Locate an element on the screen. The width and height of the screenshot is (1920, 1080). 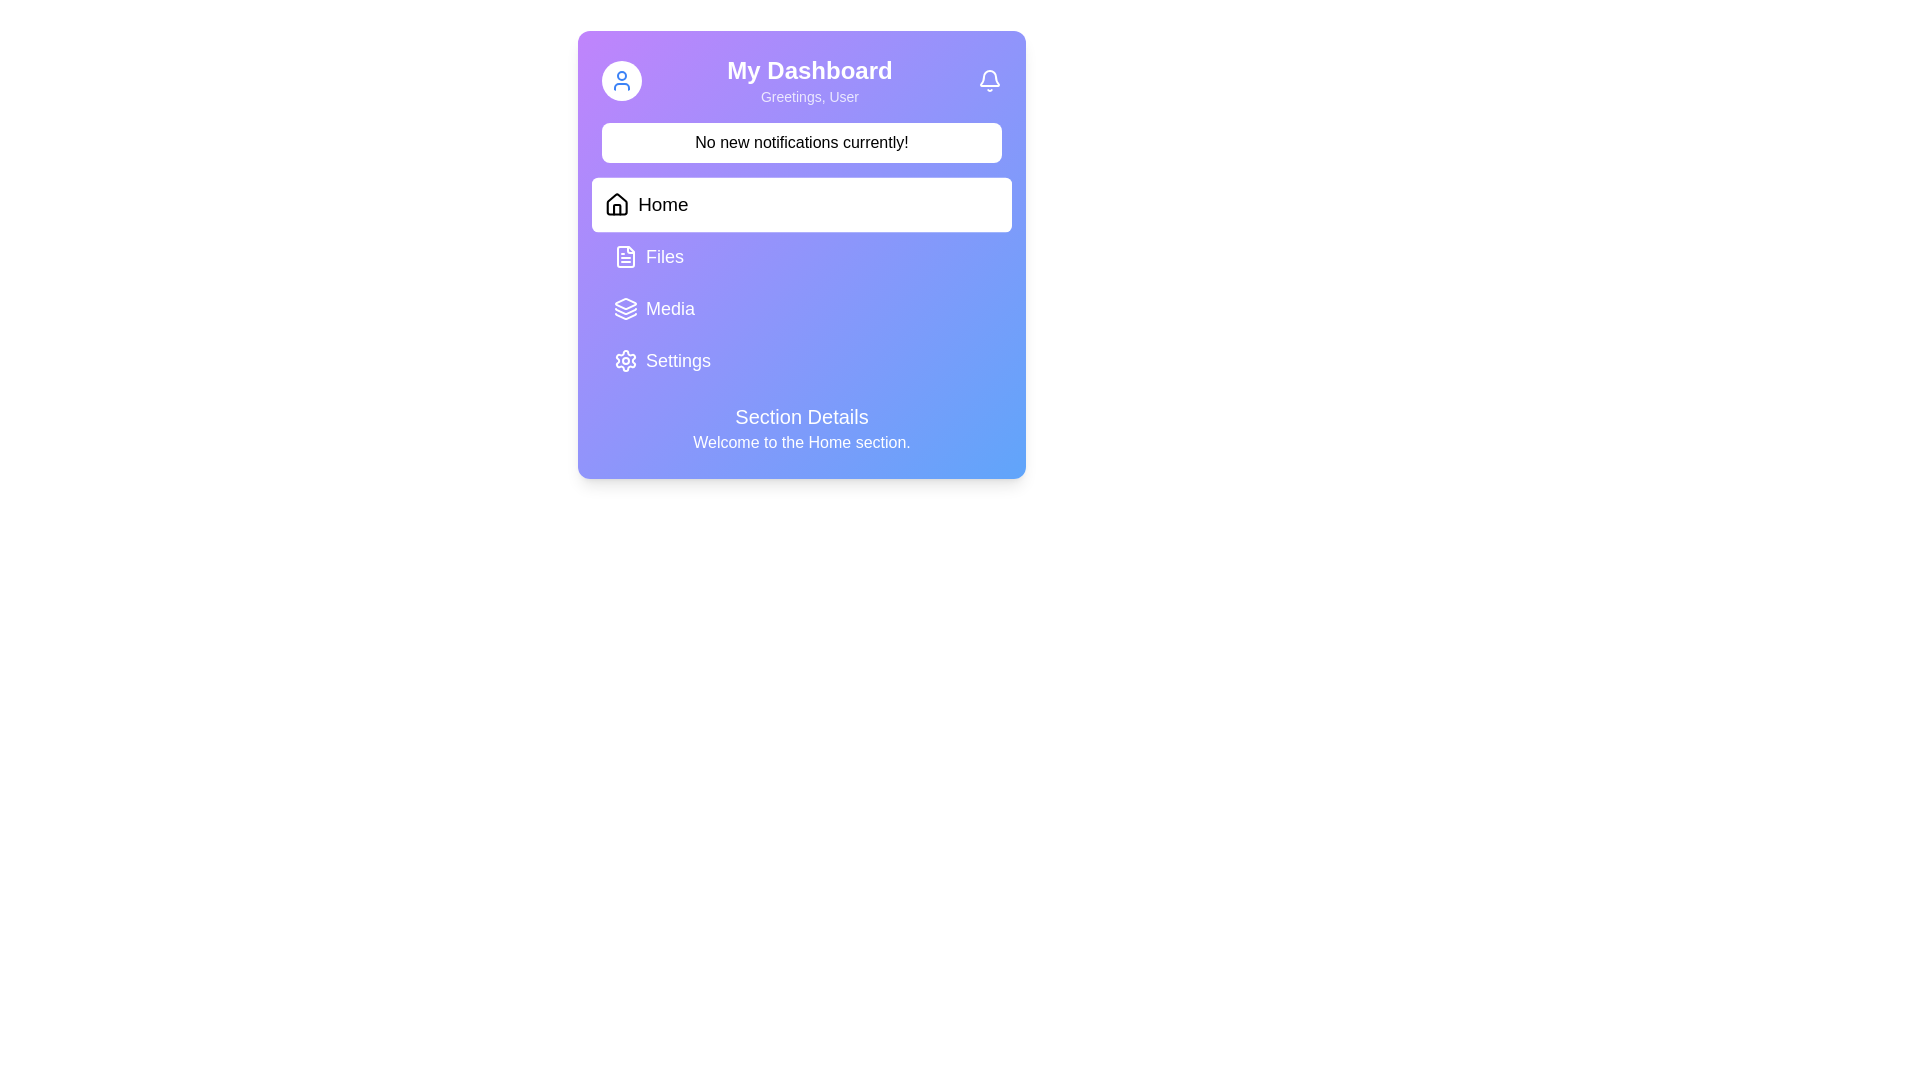
the greeting message static text label located below the 'My Dashboard' title in the header section is located at coordinates (810, 96).